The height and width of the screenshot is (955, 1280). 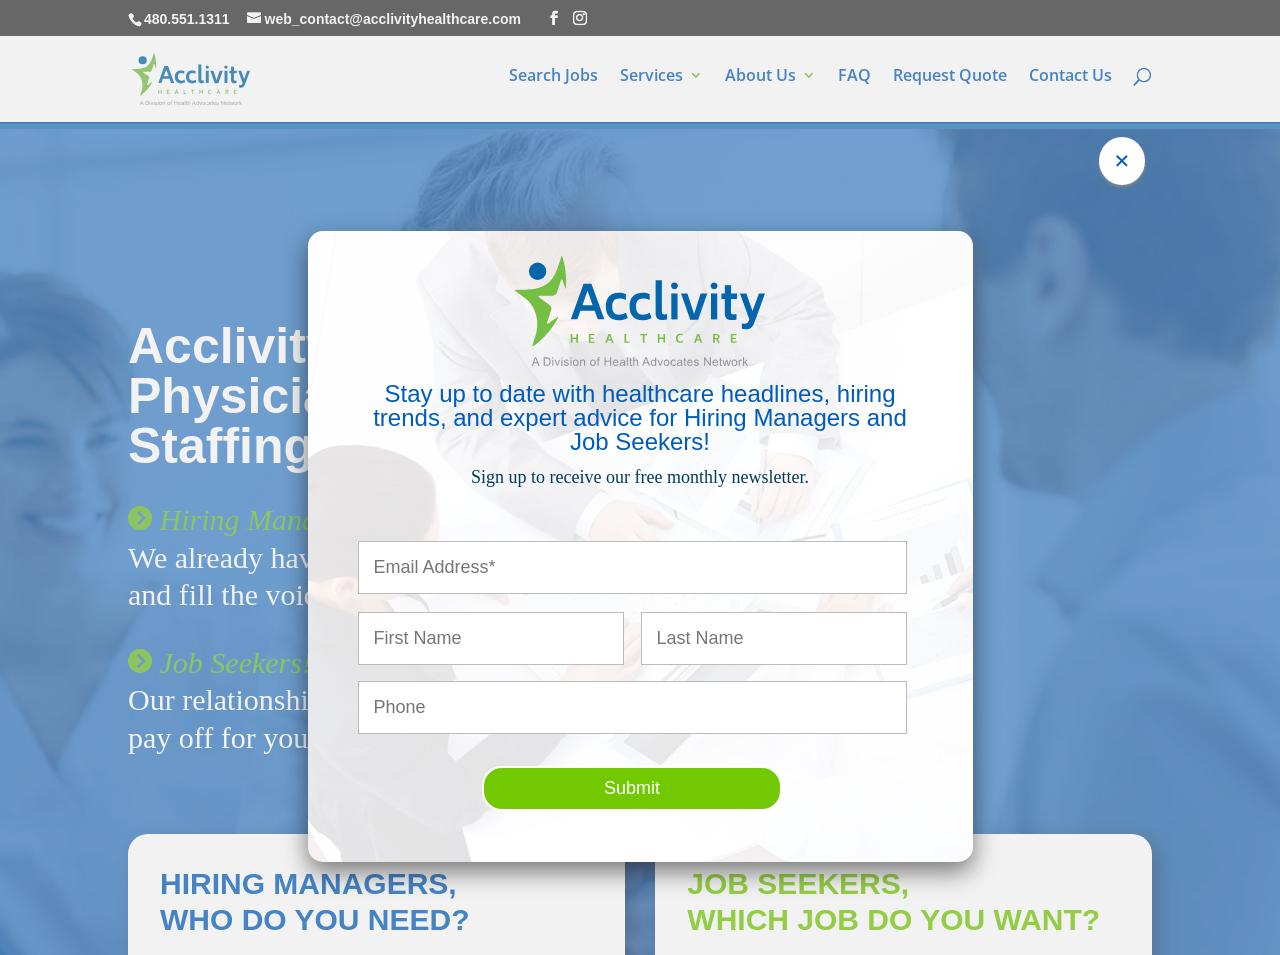 What do you see at coordinates (674, 212) in the screenshot?
I see `'Clinical Staffing'` at bounding box center [674, 212].